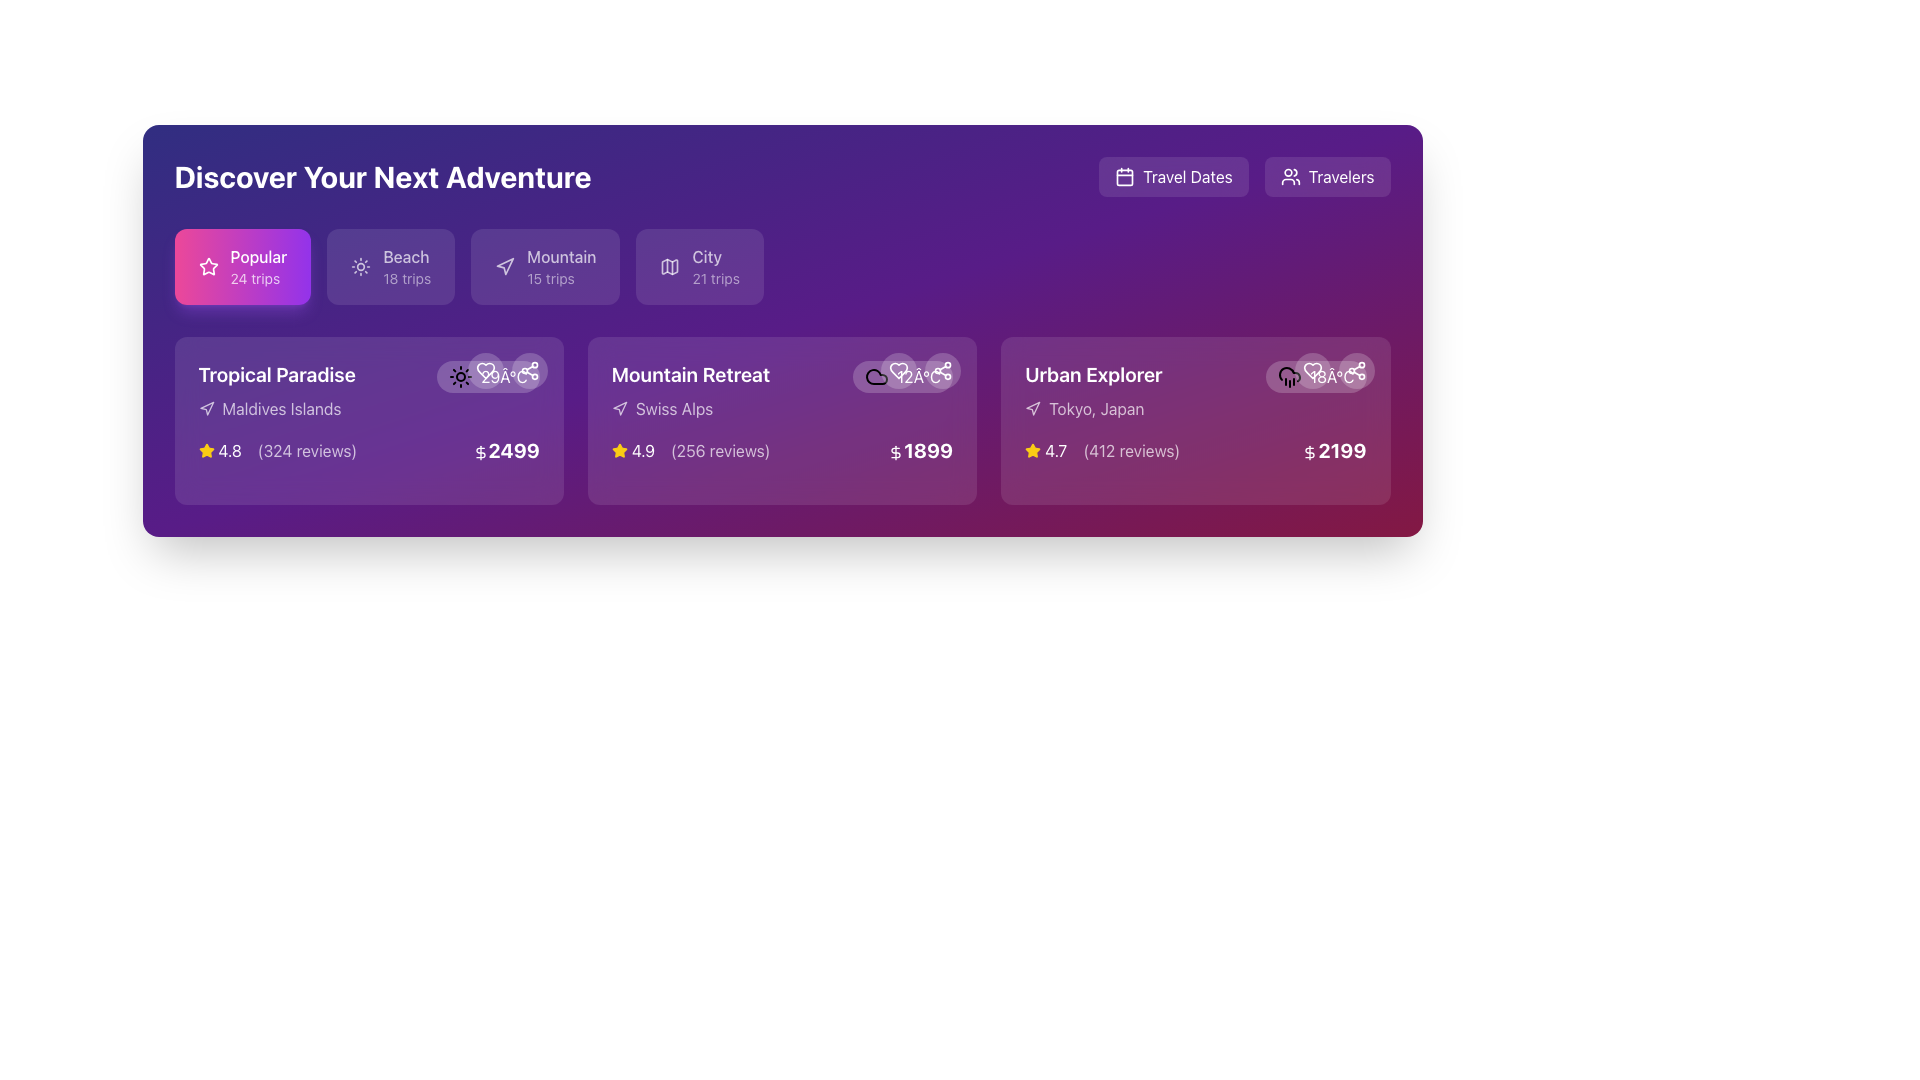 The height and width of the screenshot is (1080, 1920). I want to click on the circular button with a white heart icon inside, located in the top-right corner of the 'Mountain Retreat' card to favorite/unfavorite the item, so click(897, 370).